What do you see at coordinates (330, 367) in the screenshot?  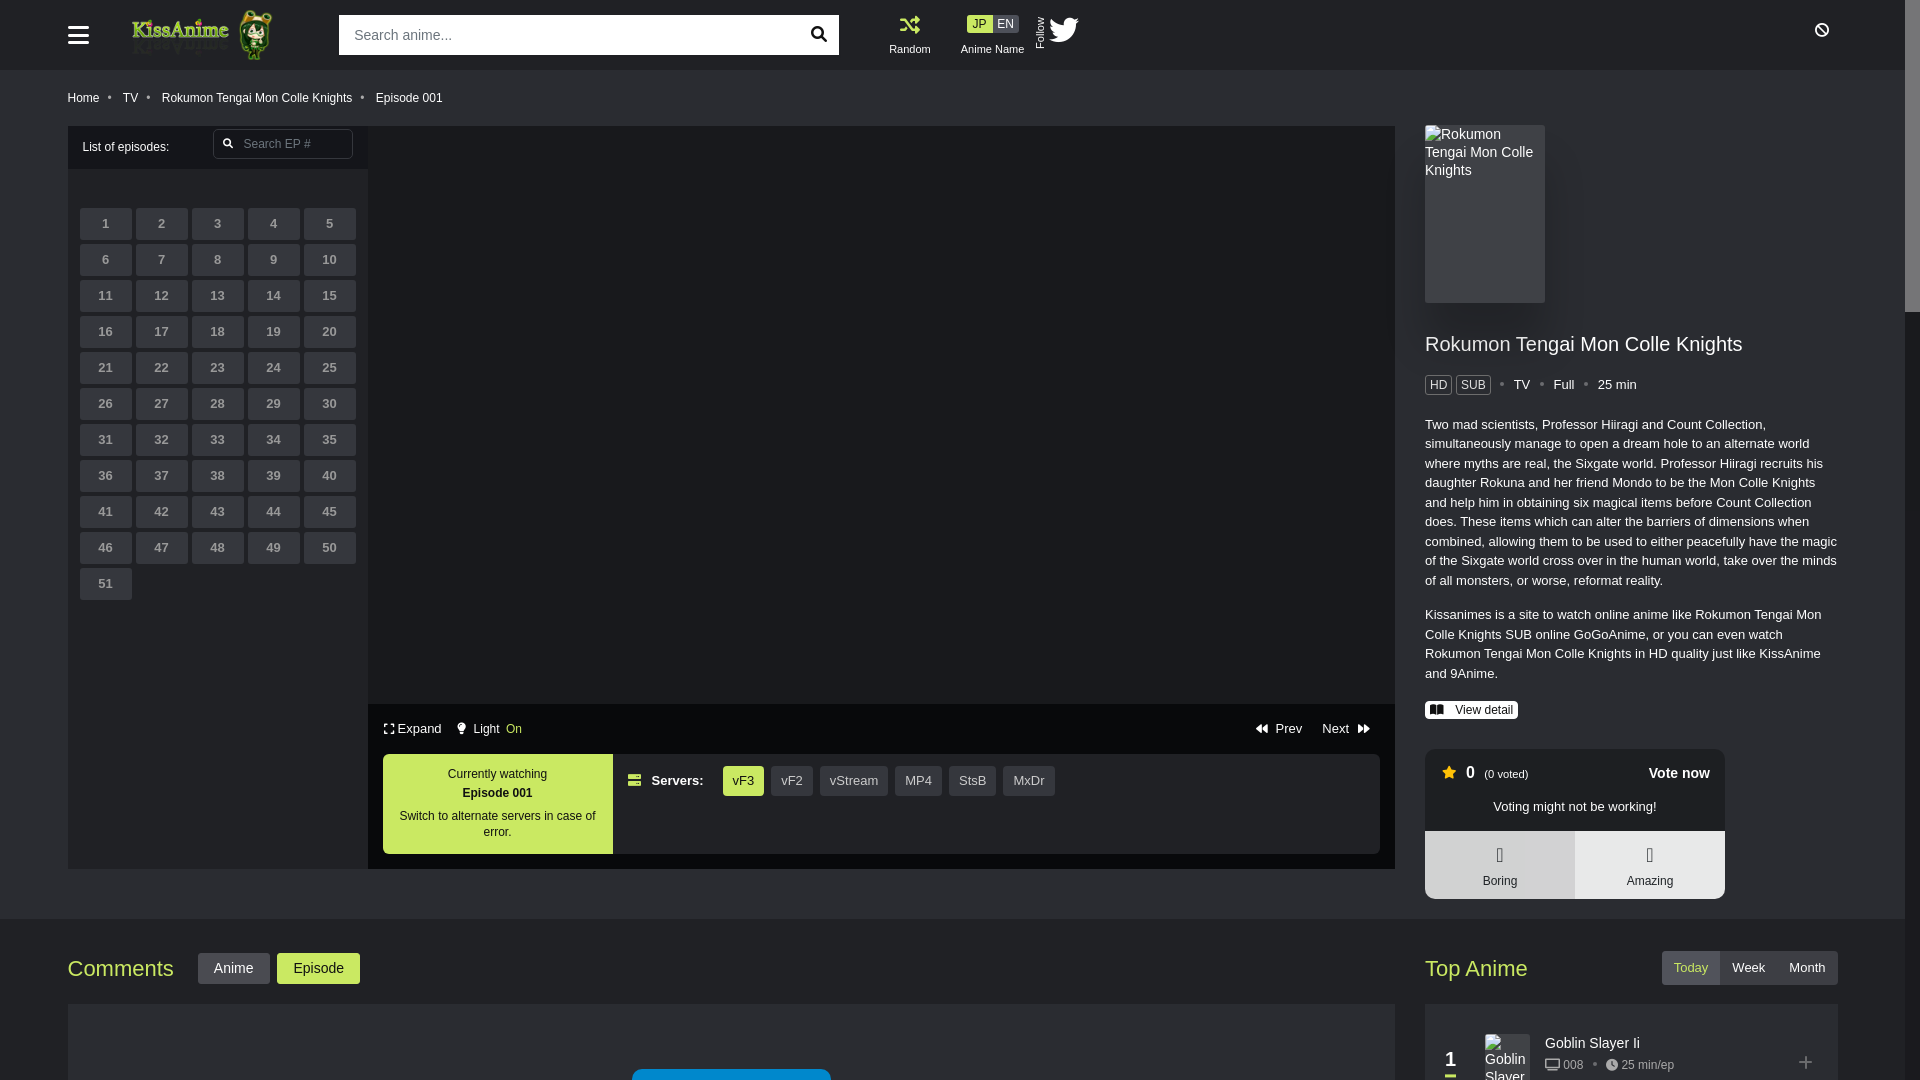 I see `'25'` at bounding box center [330, 367].